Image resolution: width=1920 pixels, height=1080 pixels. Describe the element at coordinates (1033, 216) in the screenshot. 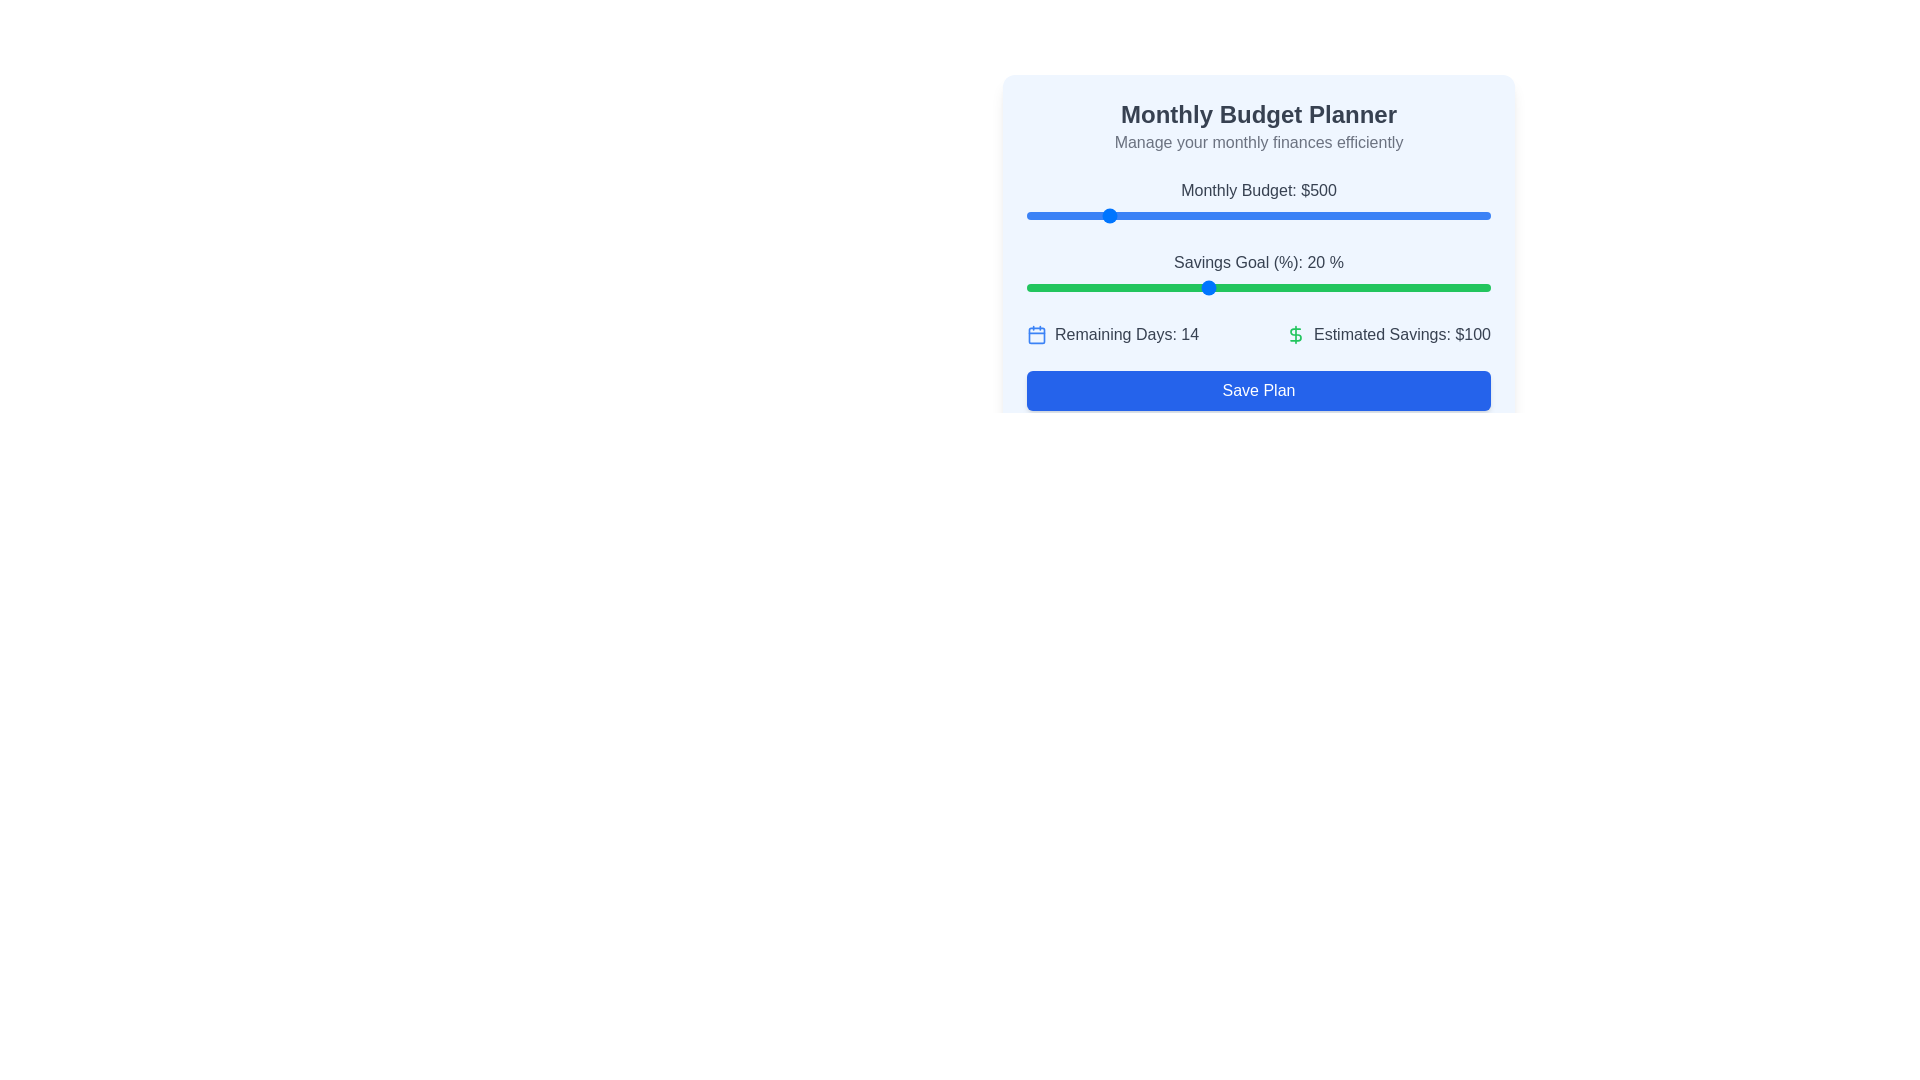

I see `the budget` at that location.